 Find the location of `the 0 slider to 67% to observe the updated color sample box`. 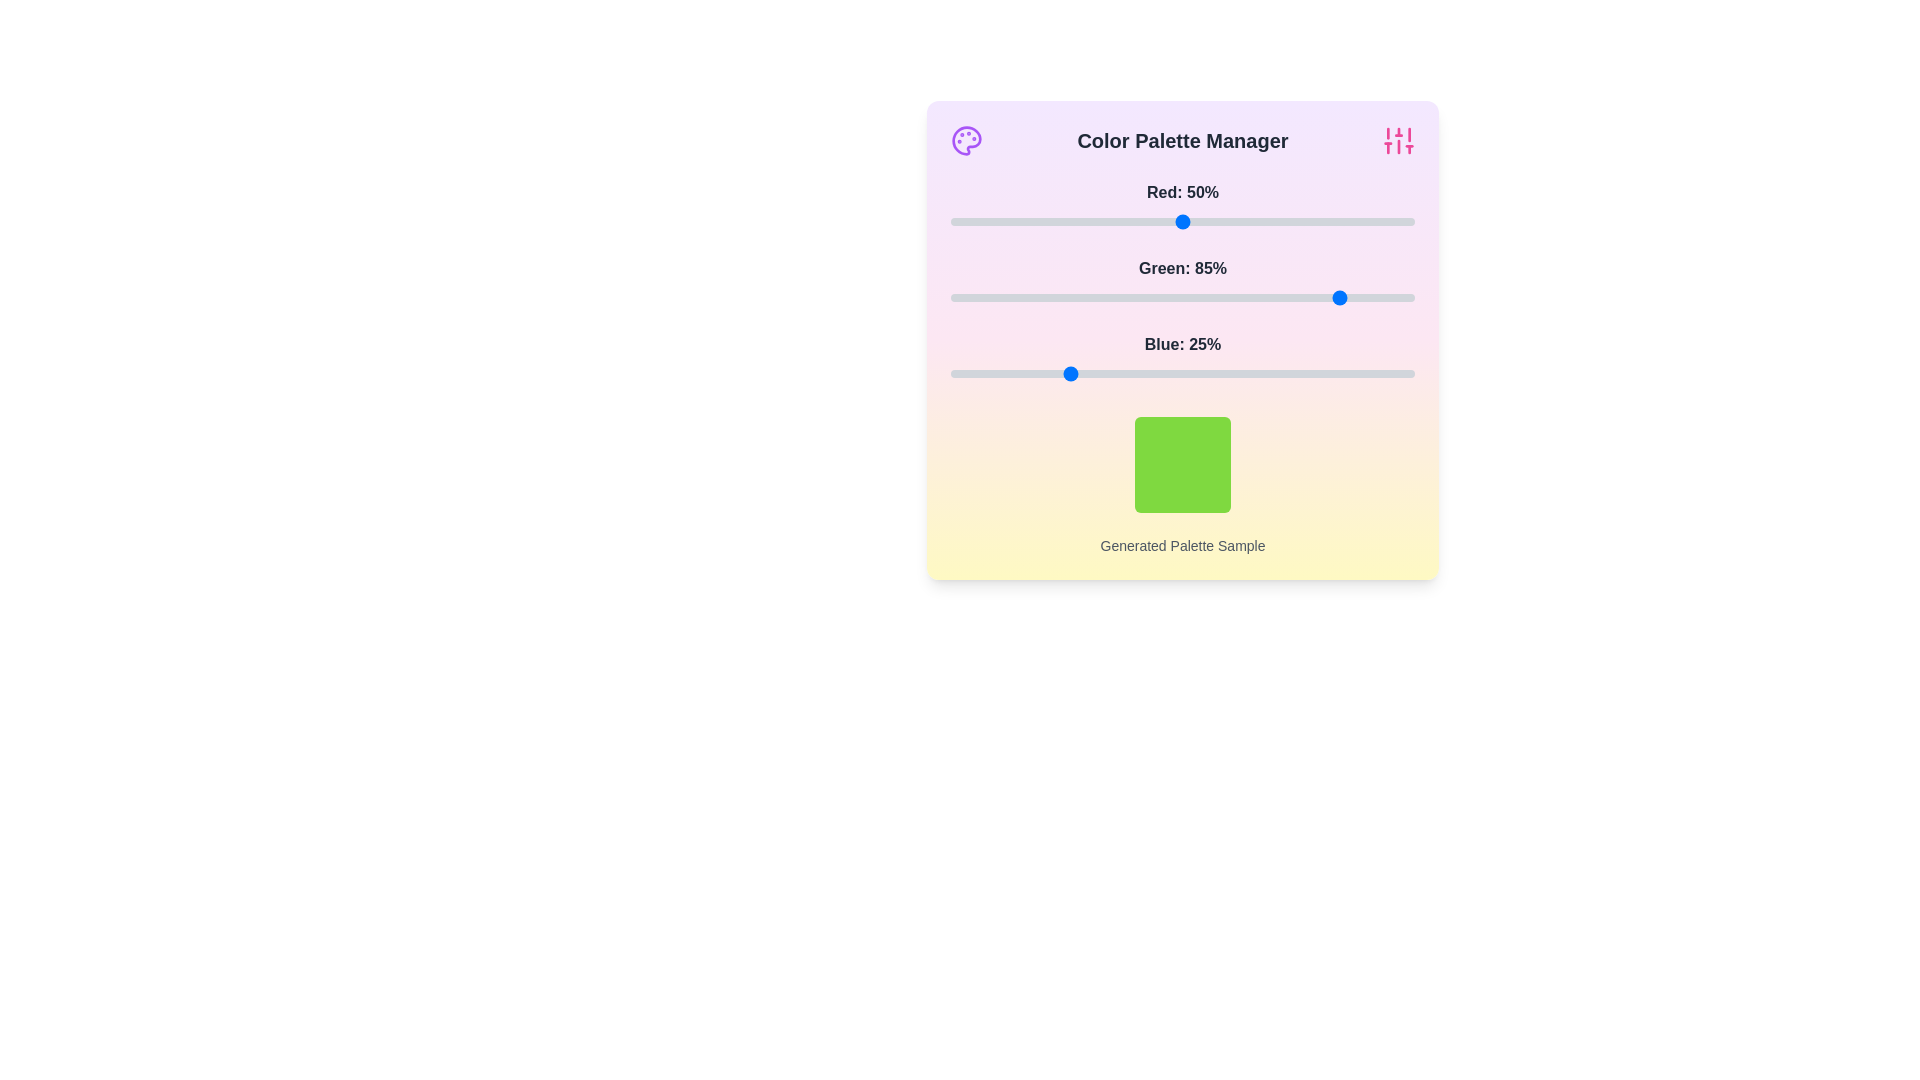

the 0 slider to 67% to observe the updated color sample box is located at coordinates (1260, 222).